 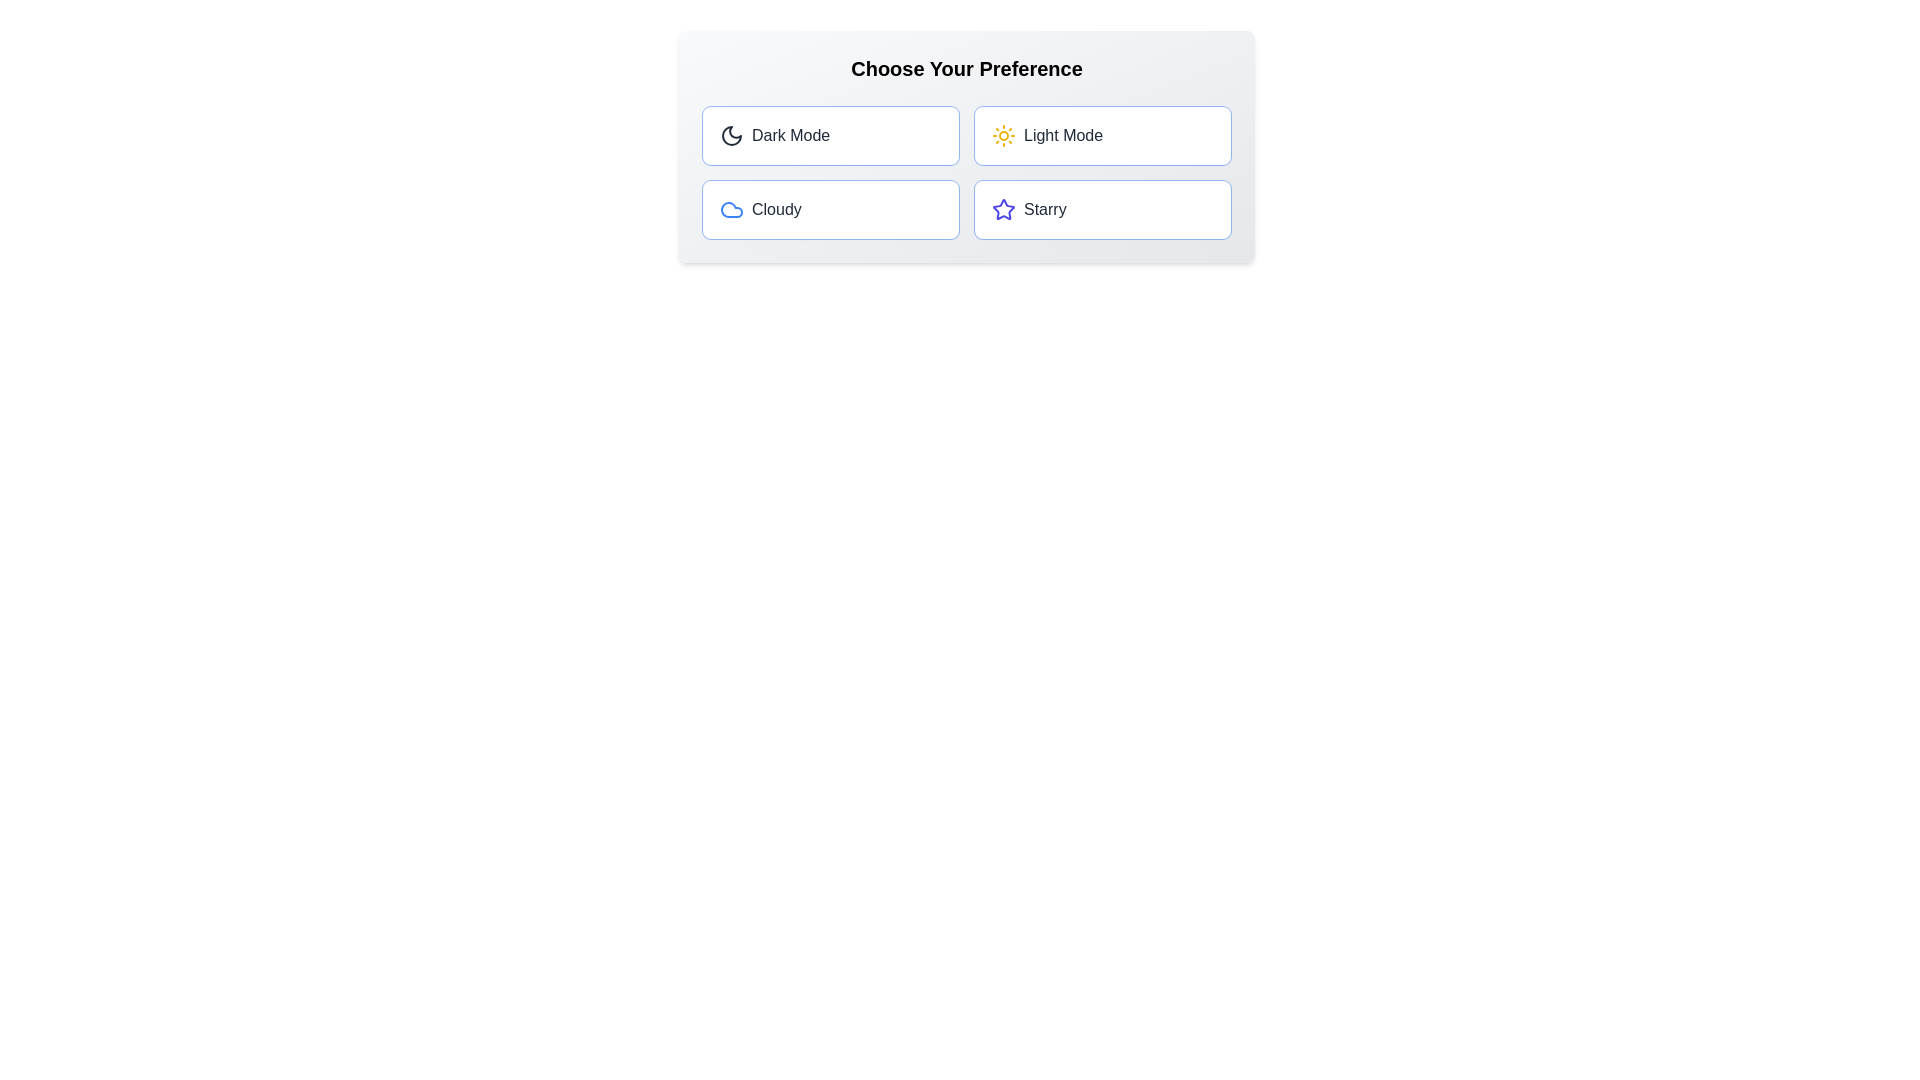 I want to click on the 'Cloudy' selectable option in the lower-left quadrant of the four-segment selection interface, so click(x=759, y=209).